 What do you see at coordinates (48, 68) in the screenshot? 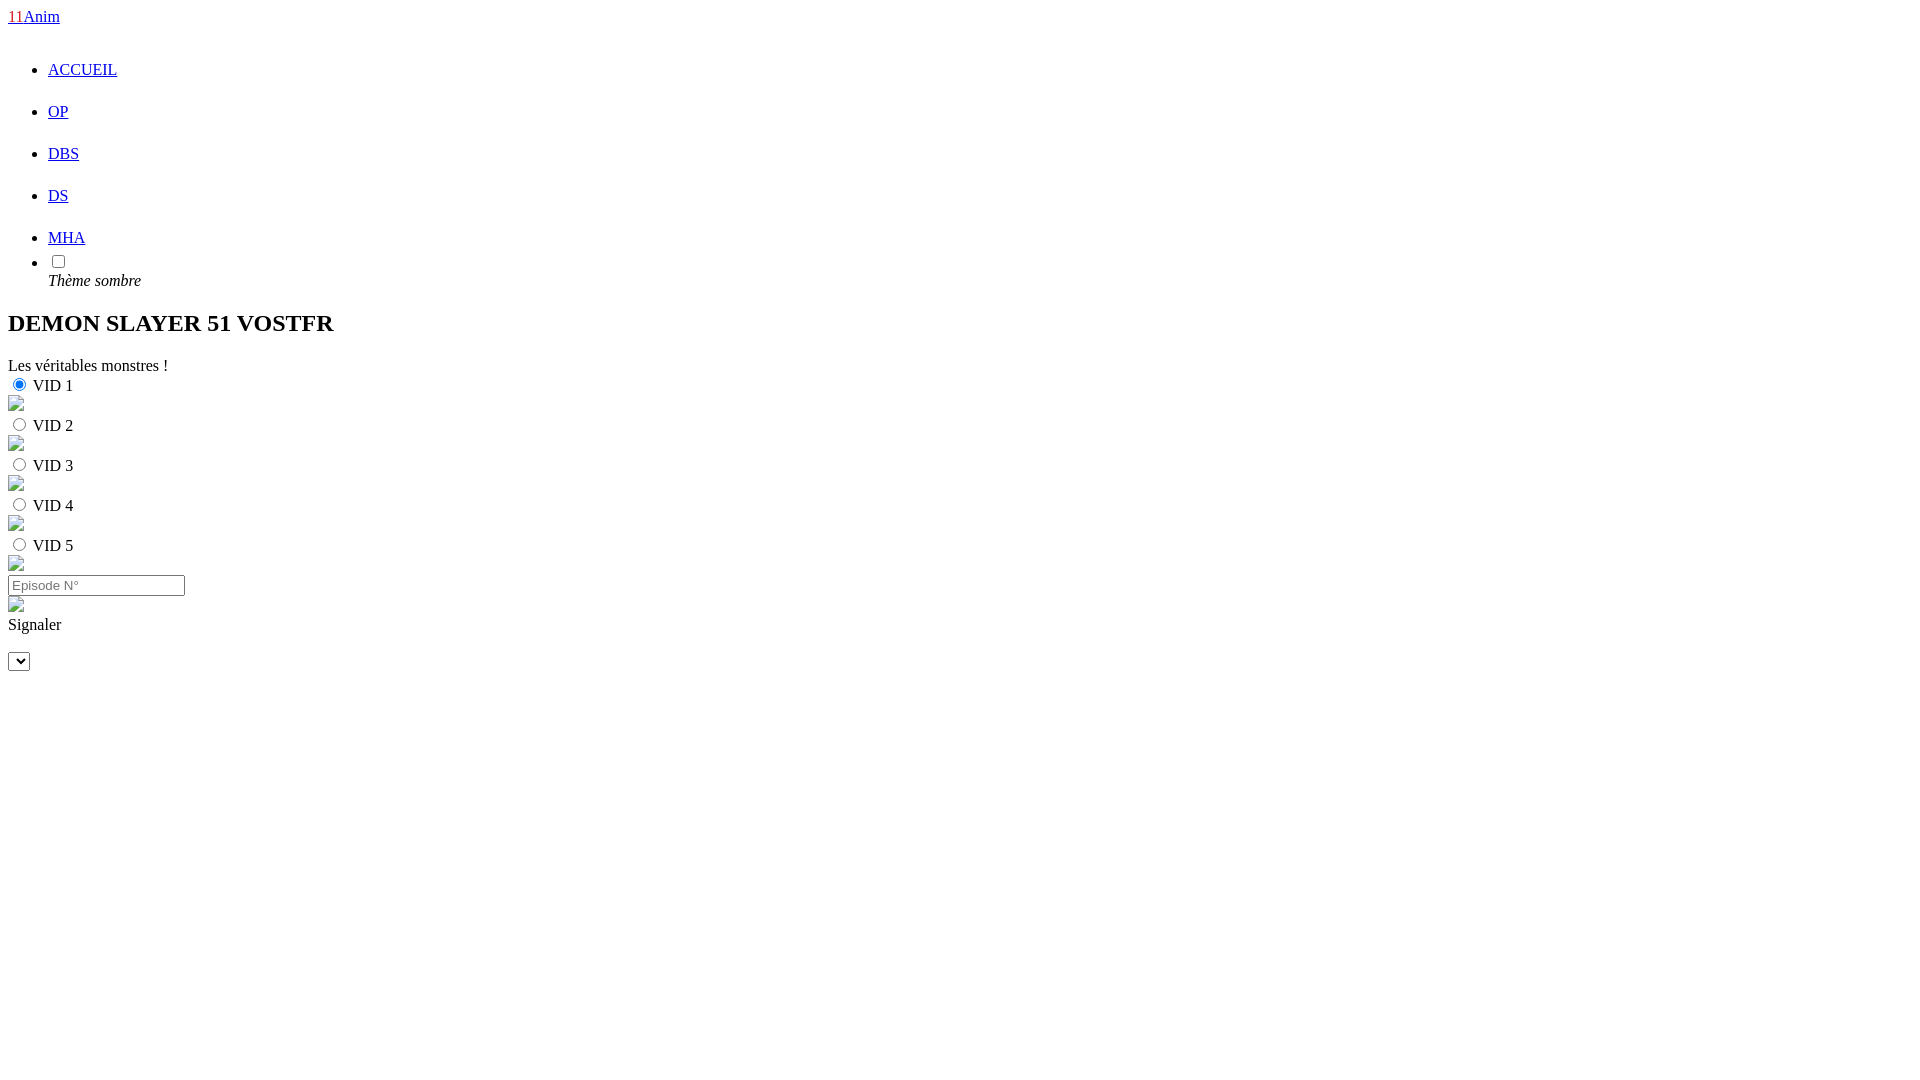
I see `'ACCUEIL'` at bounding box center [48, 68].